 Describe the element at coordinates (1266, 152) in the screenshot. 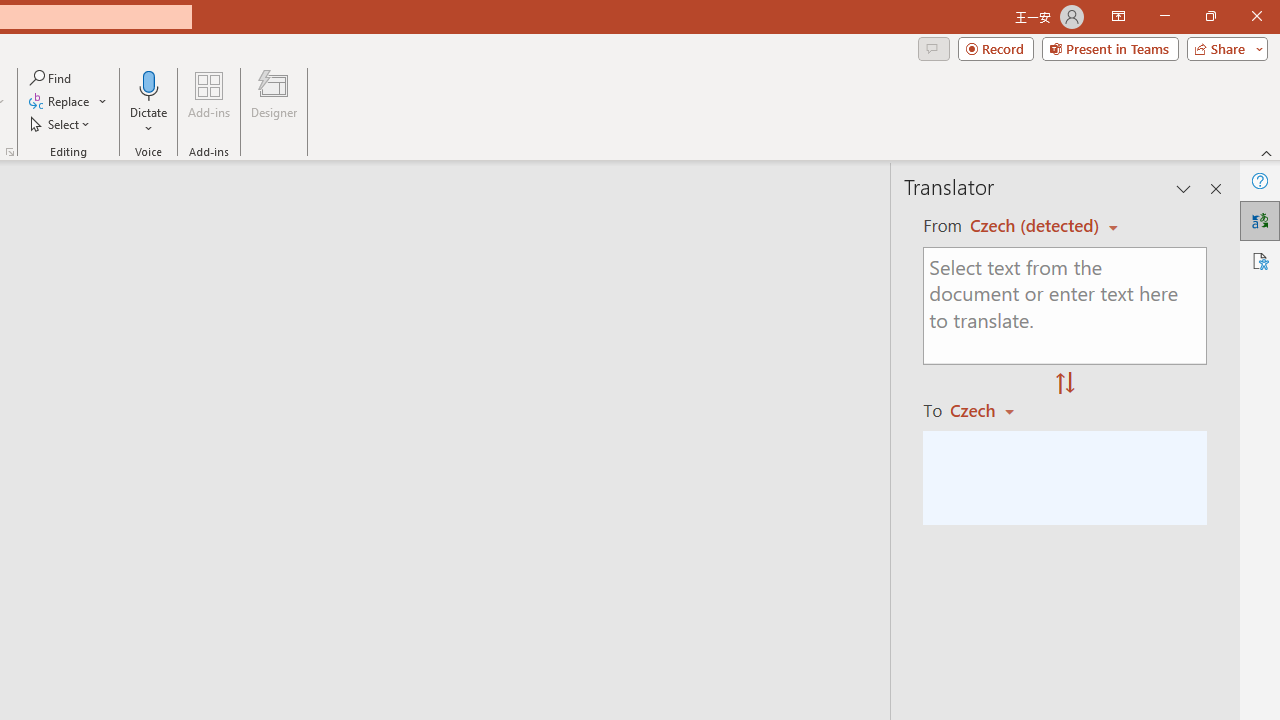

I see `'Collapse the Ribbon'` at that location.